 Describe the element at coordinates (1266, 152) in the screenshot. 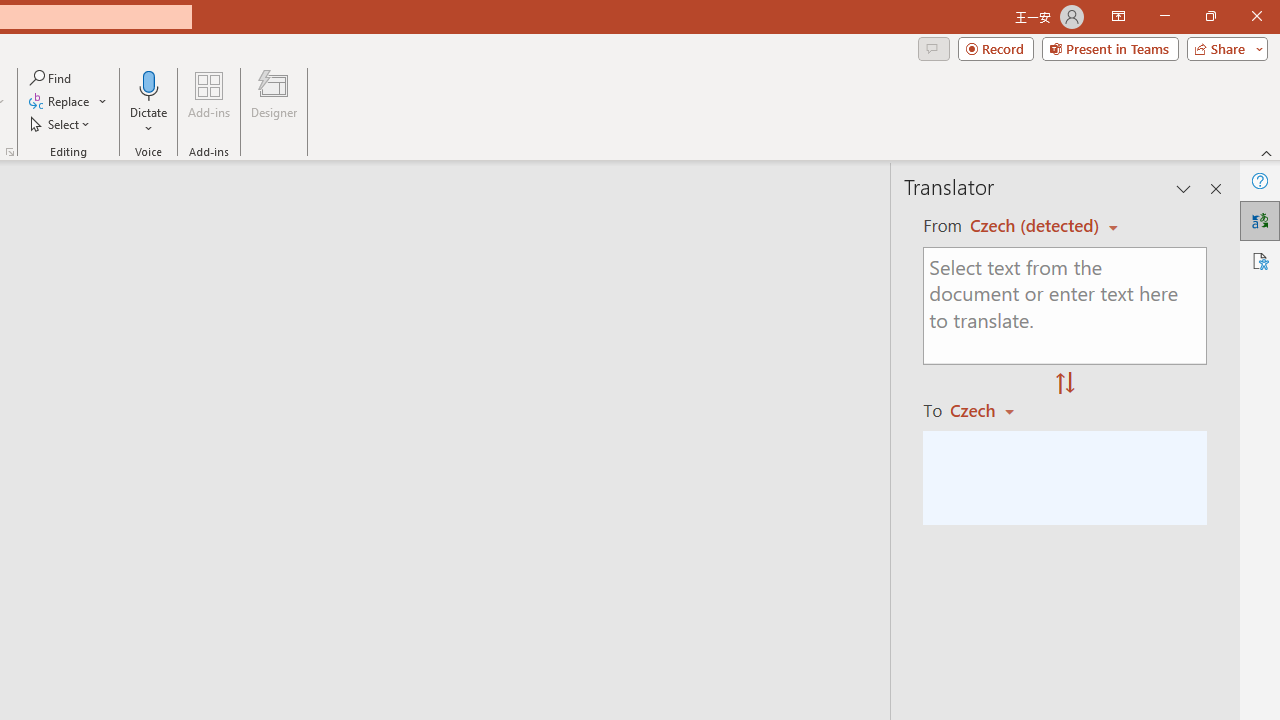

I see `'Collapse the Ribbon'` at that location.